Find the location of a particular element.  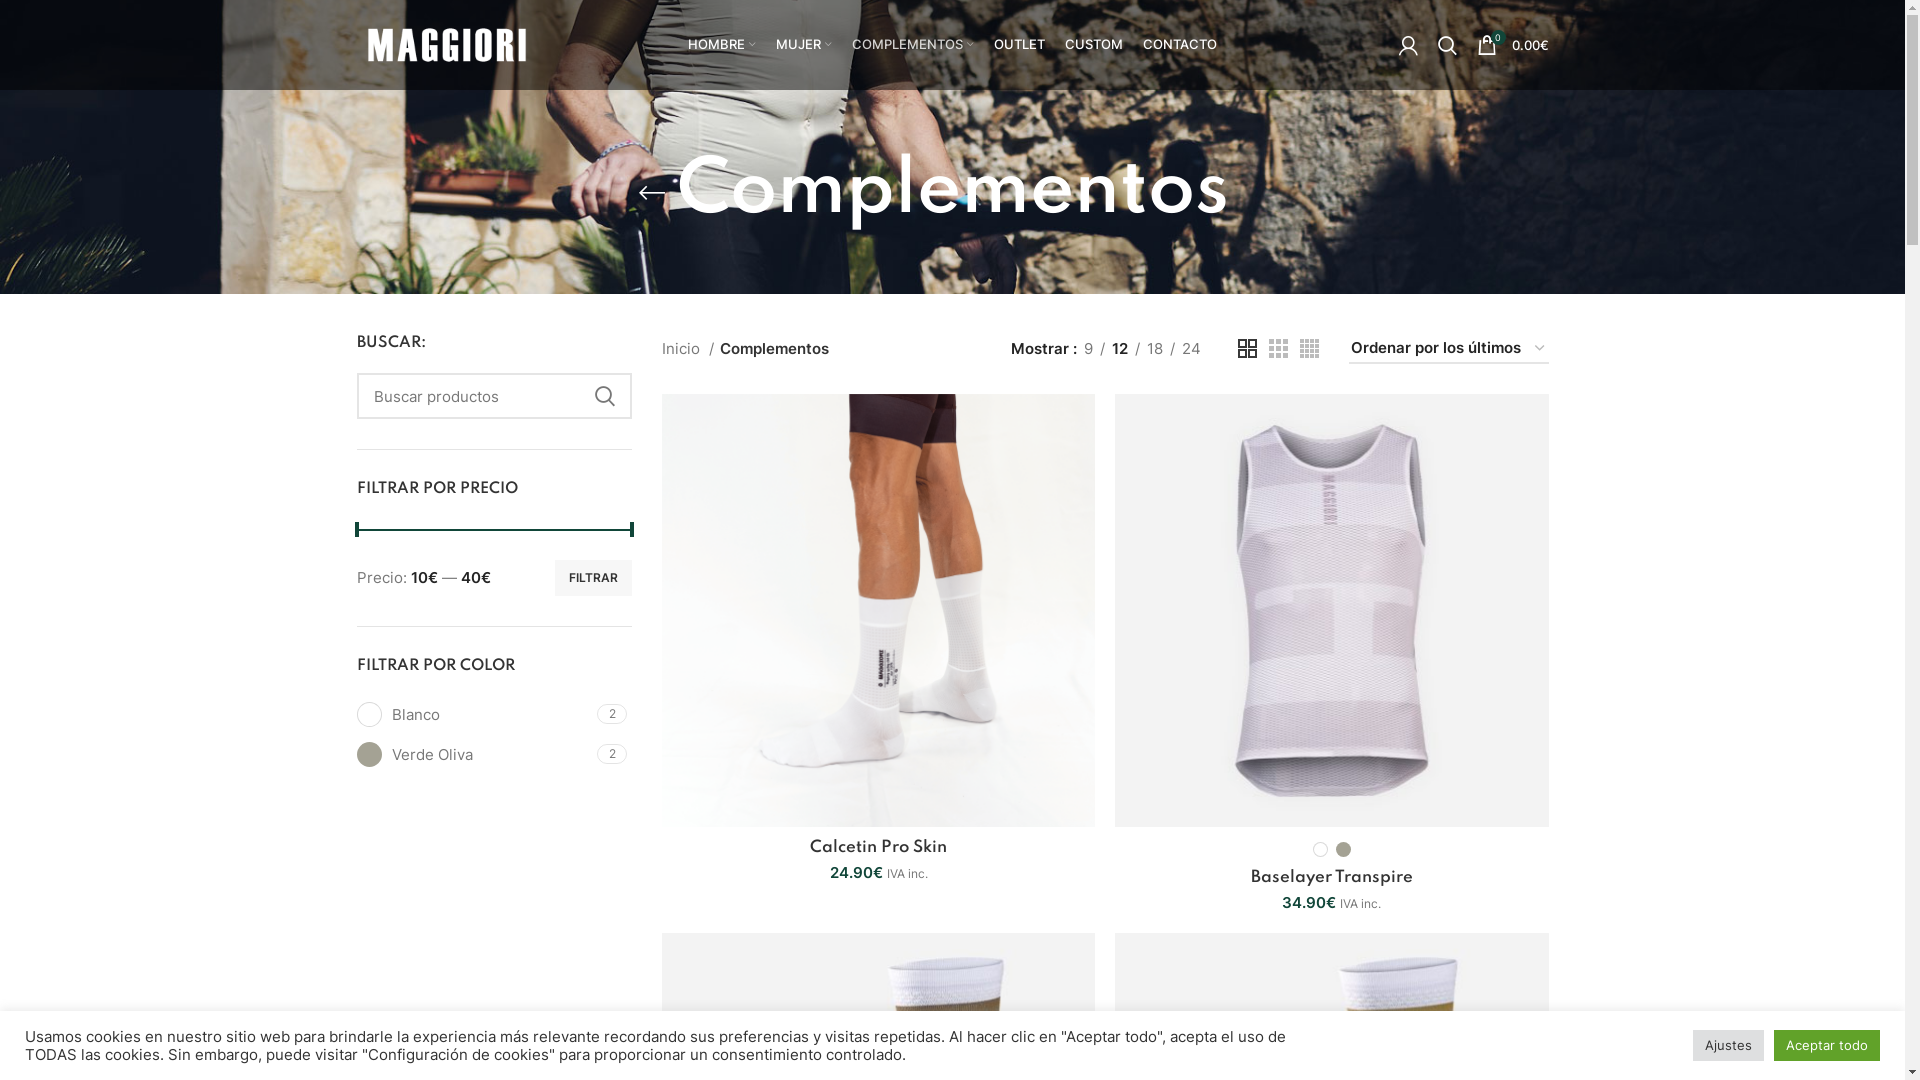

'FILTRAR' is located at coordinates (555, 578).